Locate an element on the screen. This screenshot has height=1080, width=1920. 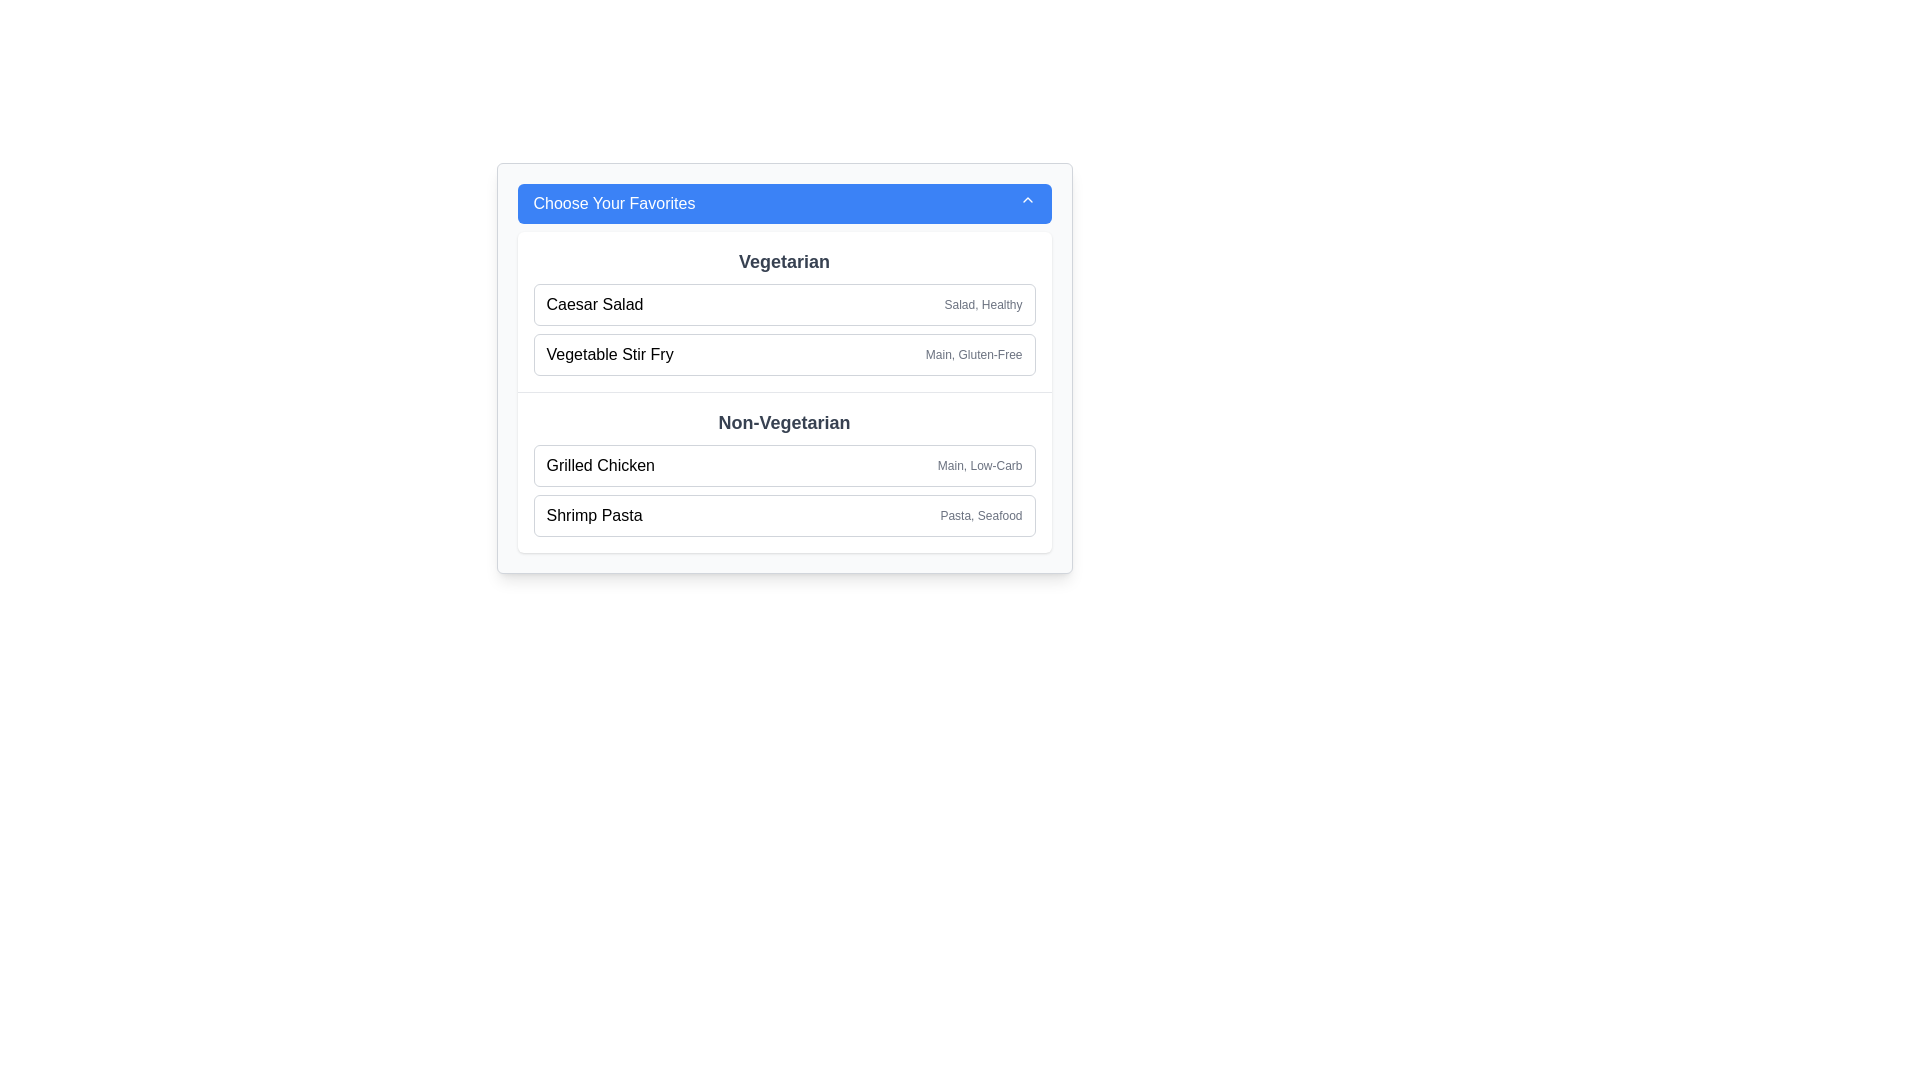
the interactive list item labeled 'Grilled Chicken' with the subtitle 'Main, Low-Carb' in the Non-Vegetarian category is located at coordinates (783, 466).